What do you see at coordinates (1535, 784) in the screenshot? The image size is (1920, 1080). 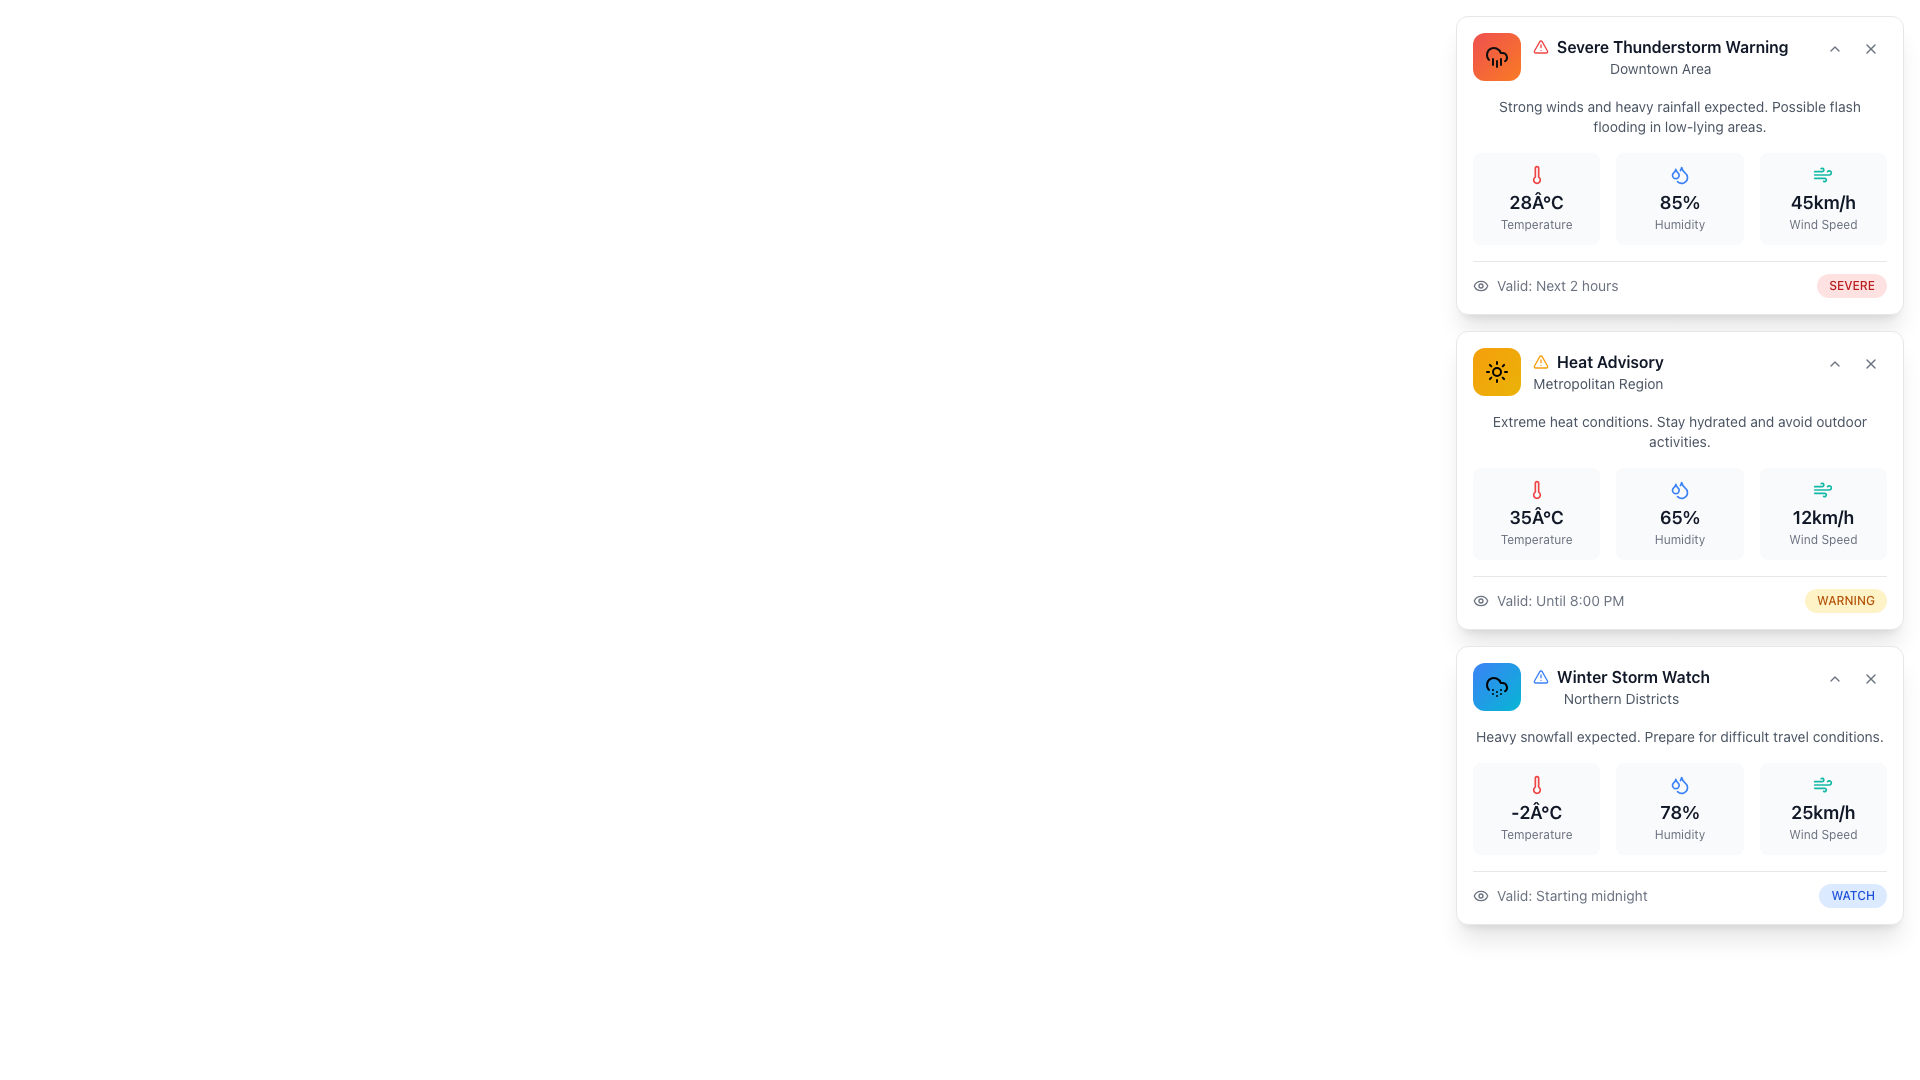 I see `the temperature icon located in the leftmost slot of the statistics display area in the third card titled 'Winter Storm Watch'` at bounding box center [1535, 784].